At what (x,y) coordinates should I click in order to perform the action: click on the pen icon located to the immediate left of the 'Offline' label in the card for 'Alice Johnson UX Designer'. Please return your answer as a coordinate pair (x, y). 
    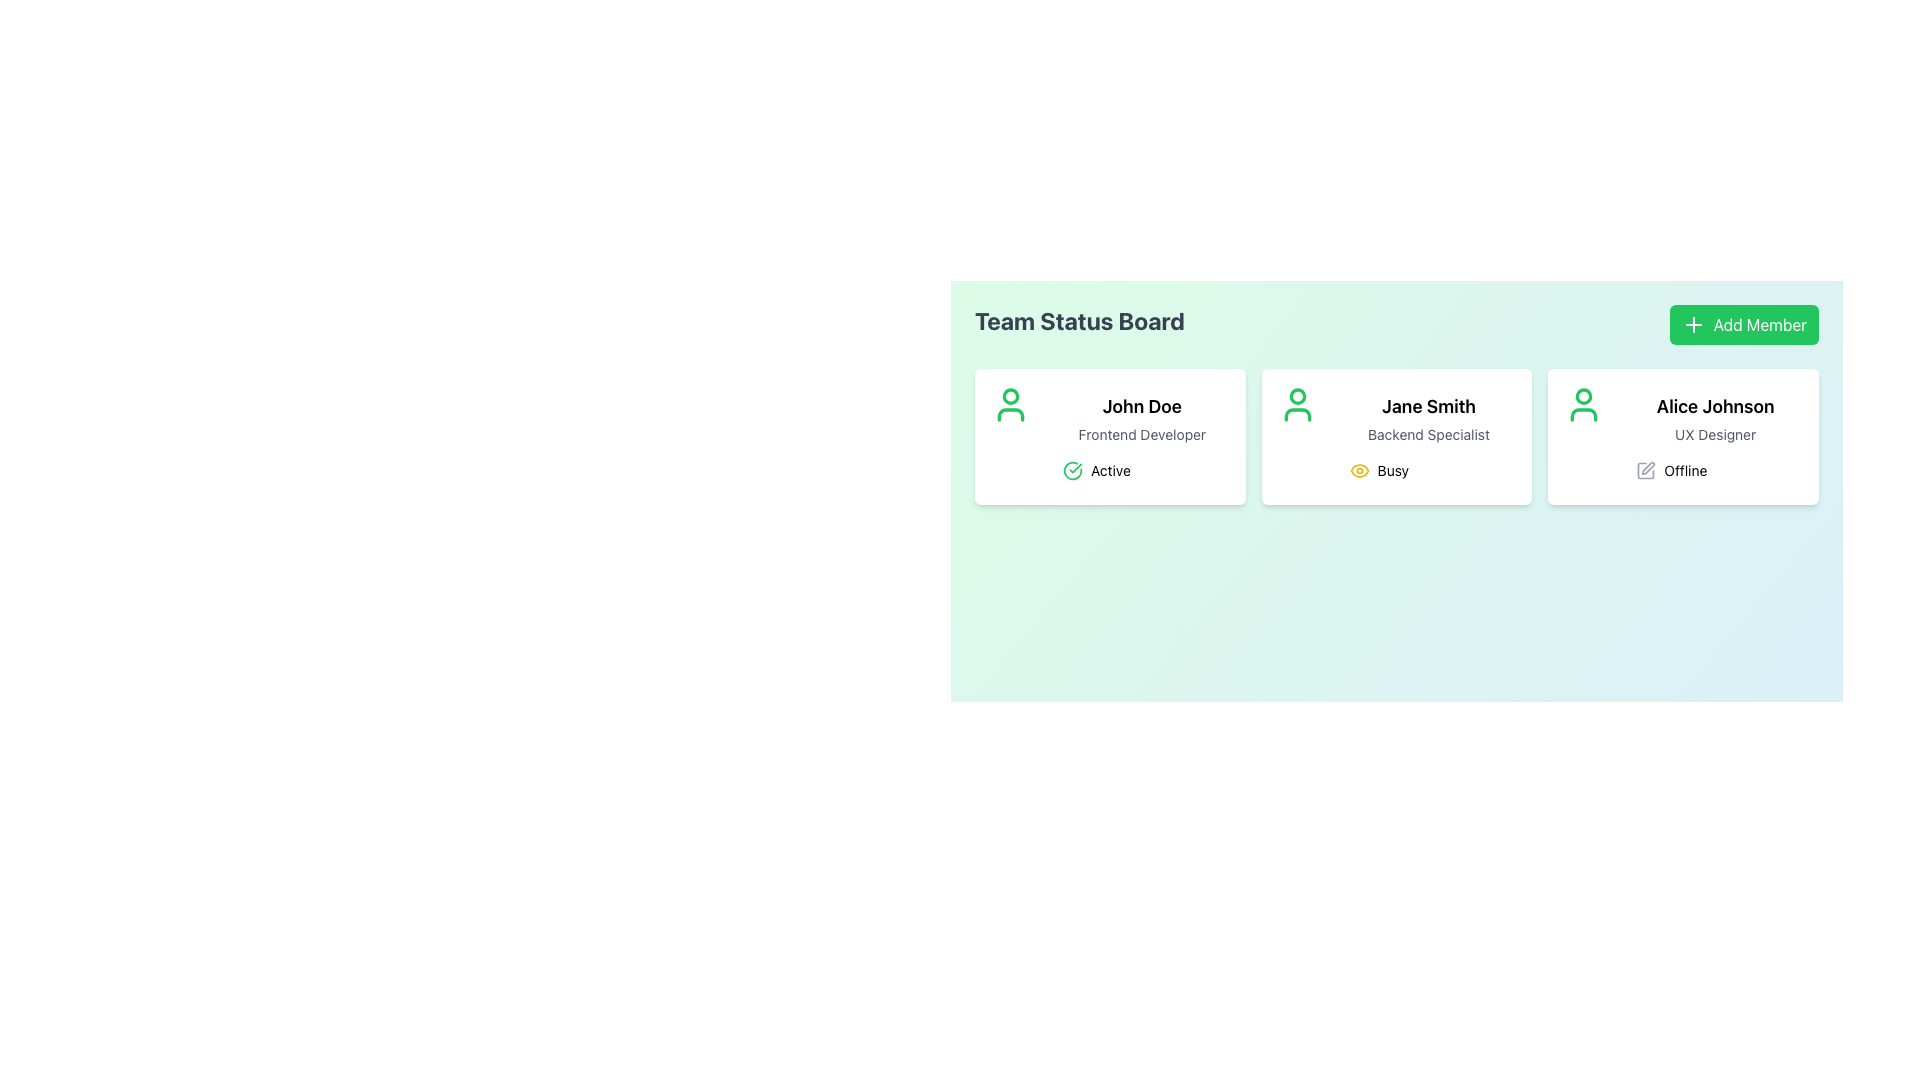
    Looking at the image, I should click on (1646, 470).